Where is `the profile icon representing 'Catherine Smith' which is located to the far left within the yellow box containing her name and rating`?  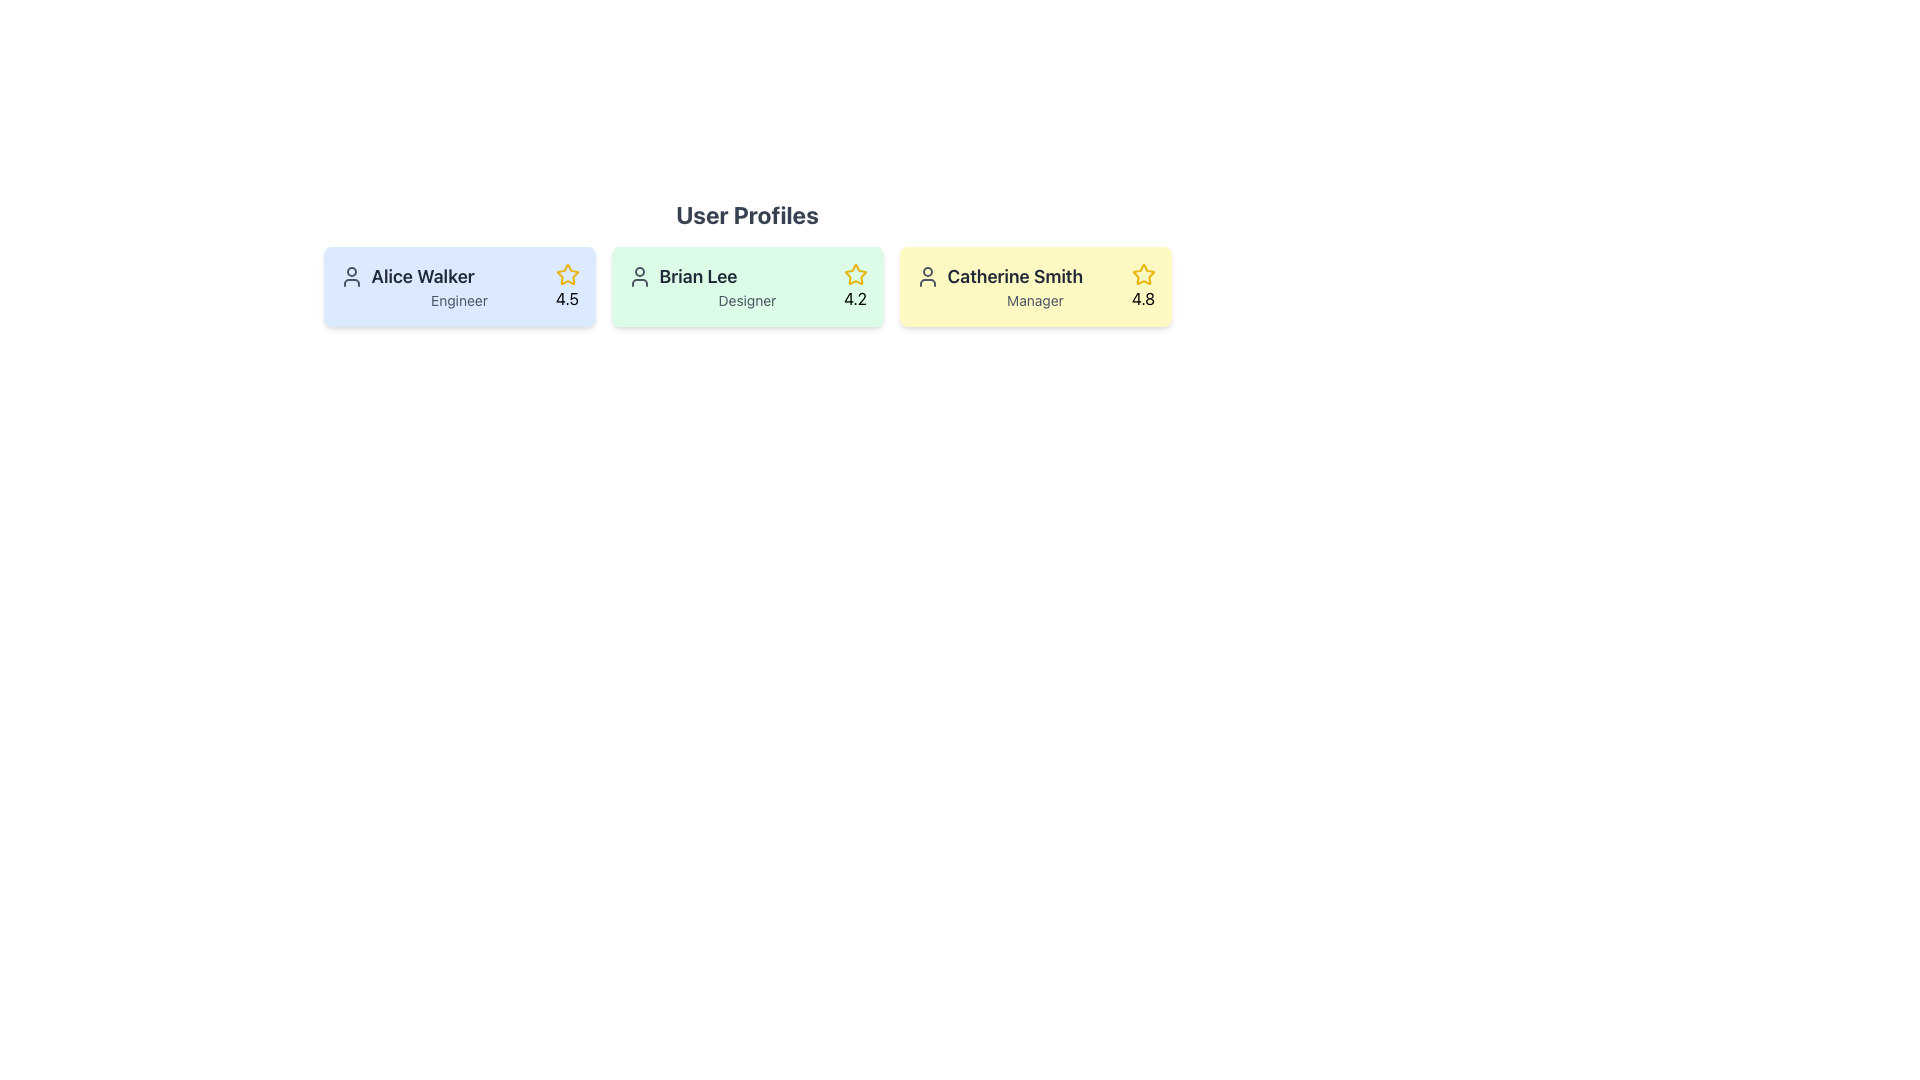
the profile icon representing 'Catherine Smith' which is located to the far left within the yellow box containing her name and rating is located at coordinates (926, 277).